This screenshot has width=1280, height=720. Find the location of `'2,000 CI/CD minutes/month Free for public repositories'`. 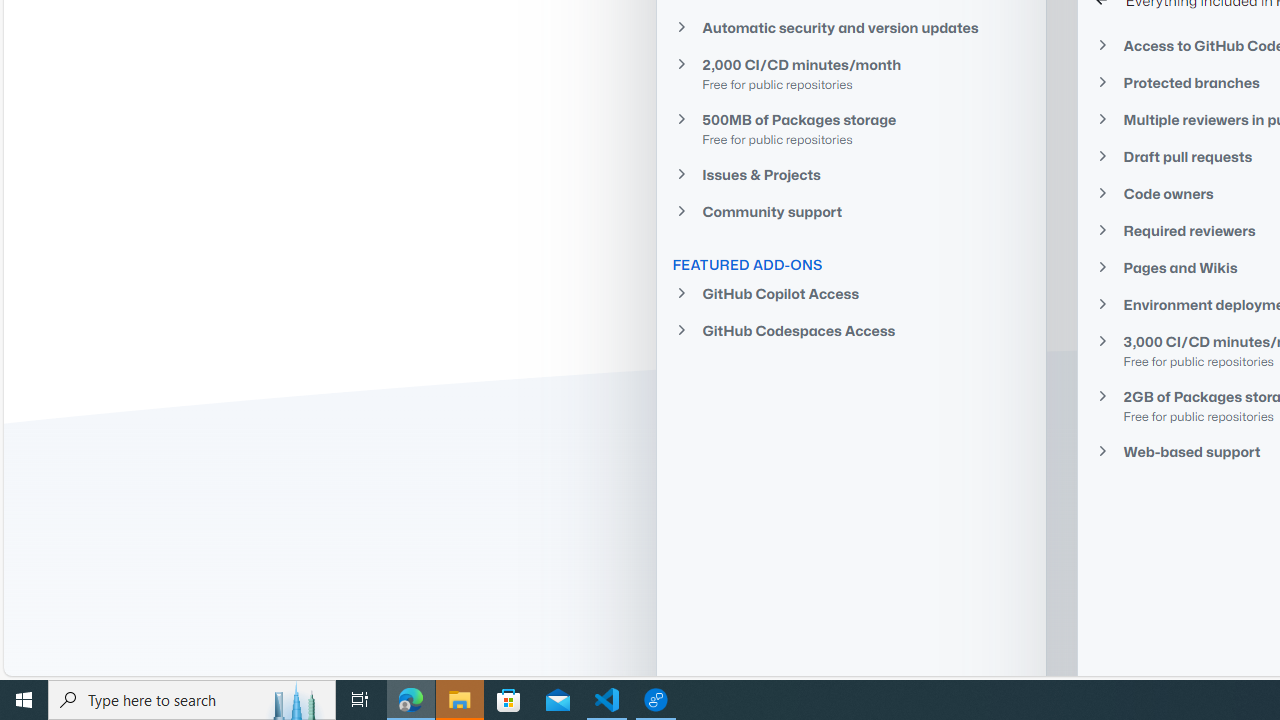

'2,000 CI/CD minutes/month Free for public repositories' is located at coordinates (851, 73).